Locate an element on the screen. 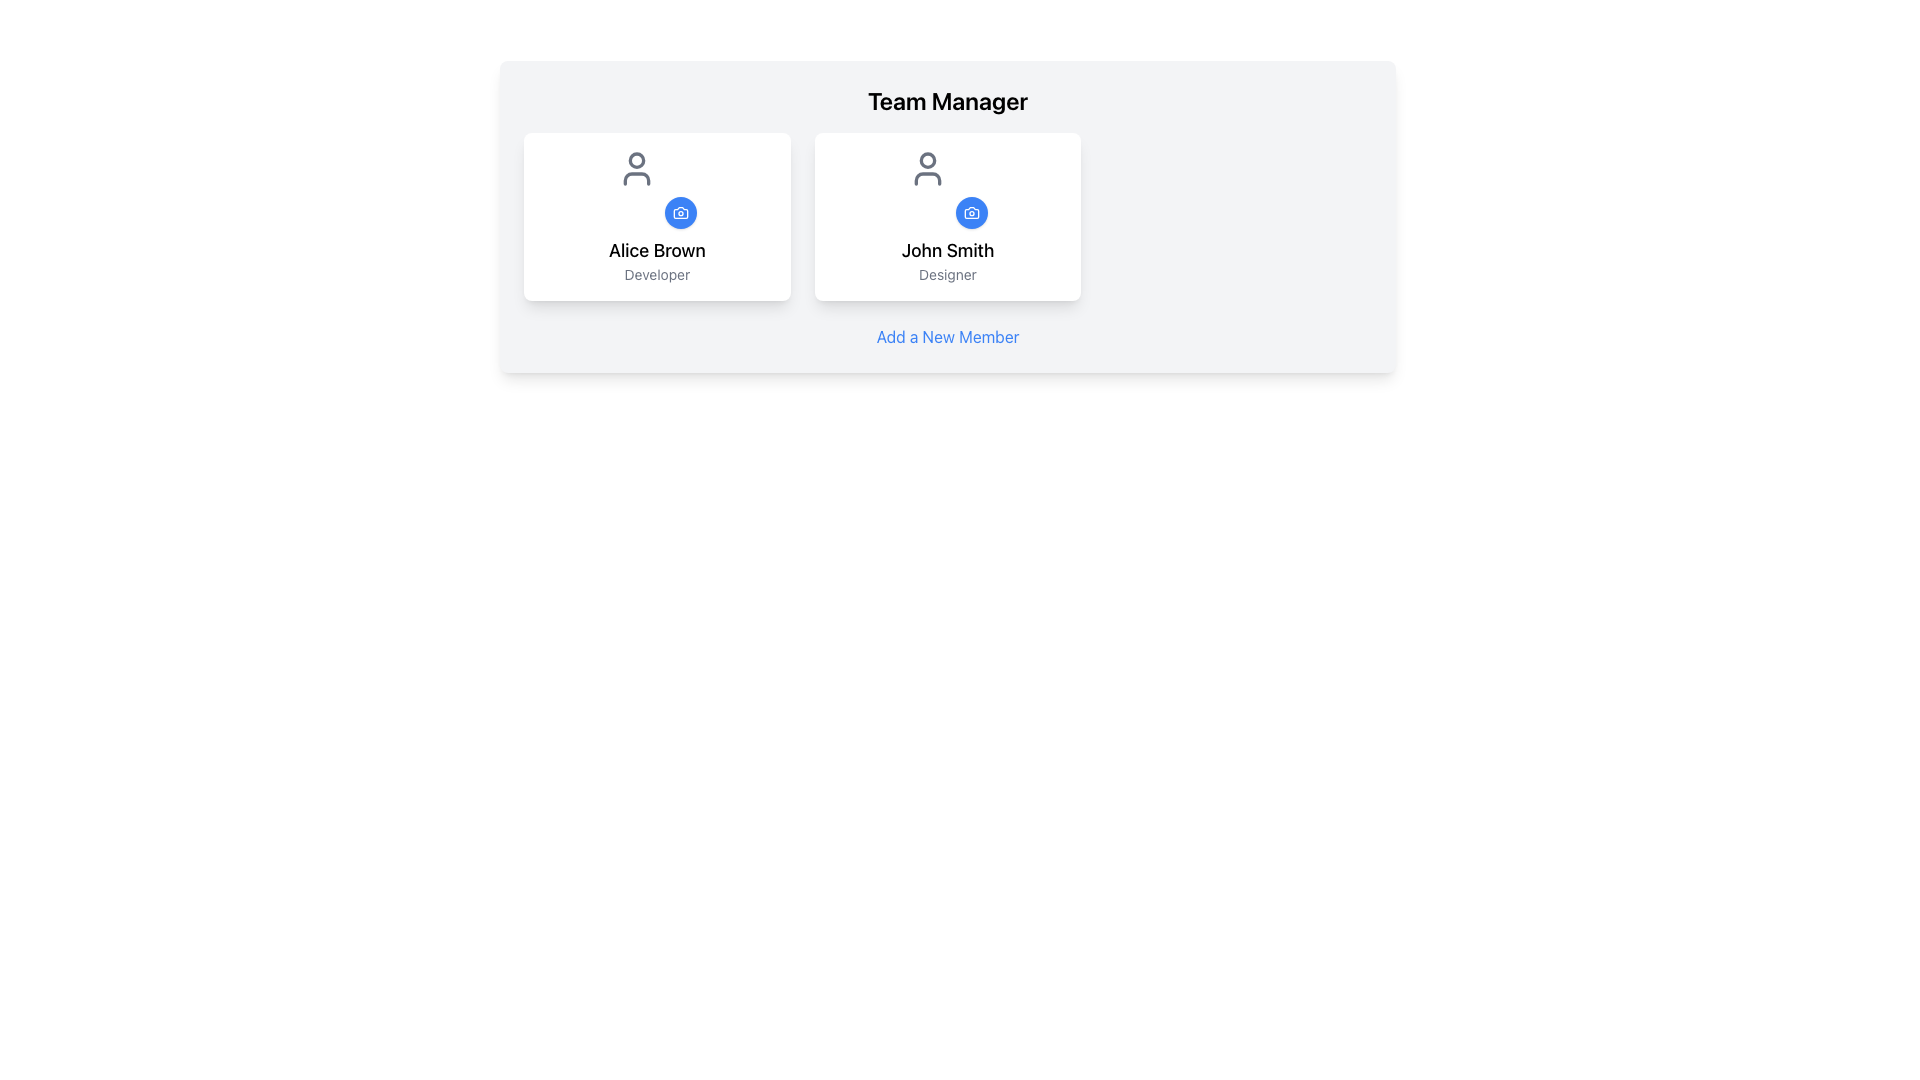  the text element that represents the name of an individual on the left card of the top row in the grid interface is located at coordinates (657, 249).